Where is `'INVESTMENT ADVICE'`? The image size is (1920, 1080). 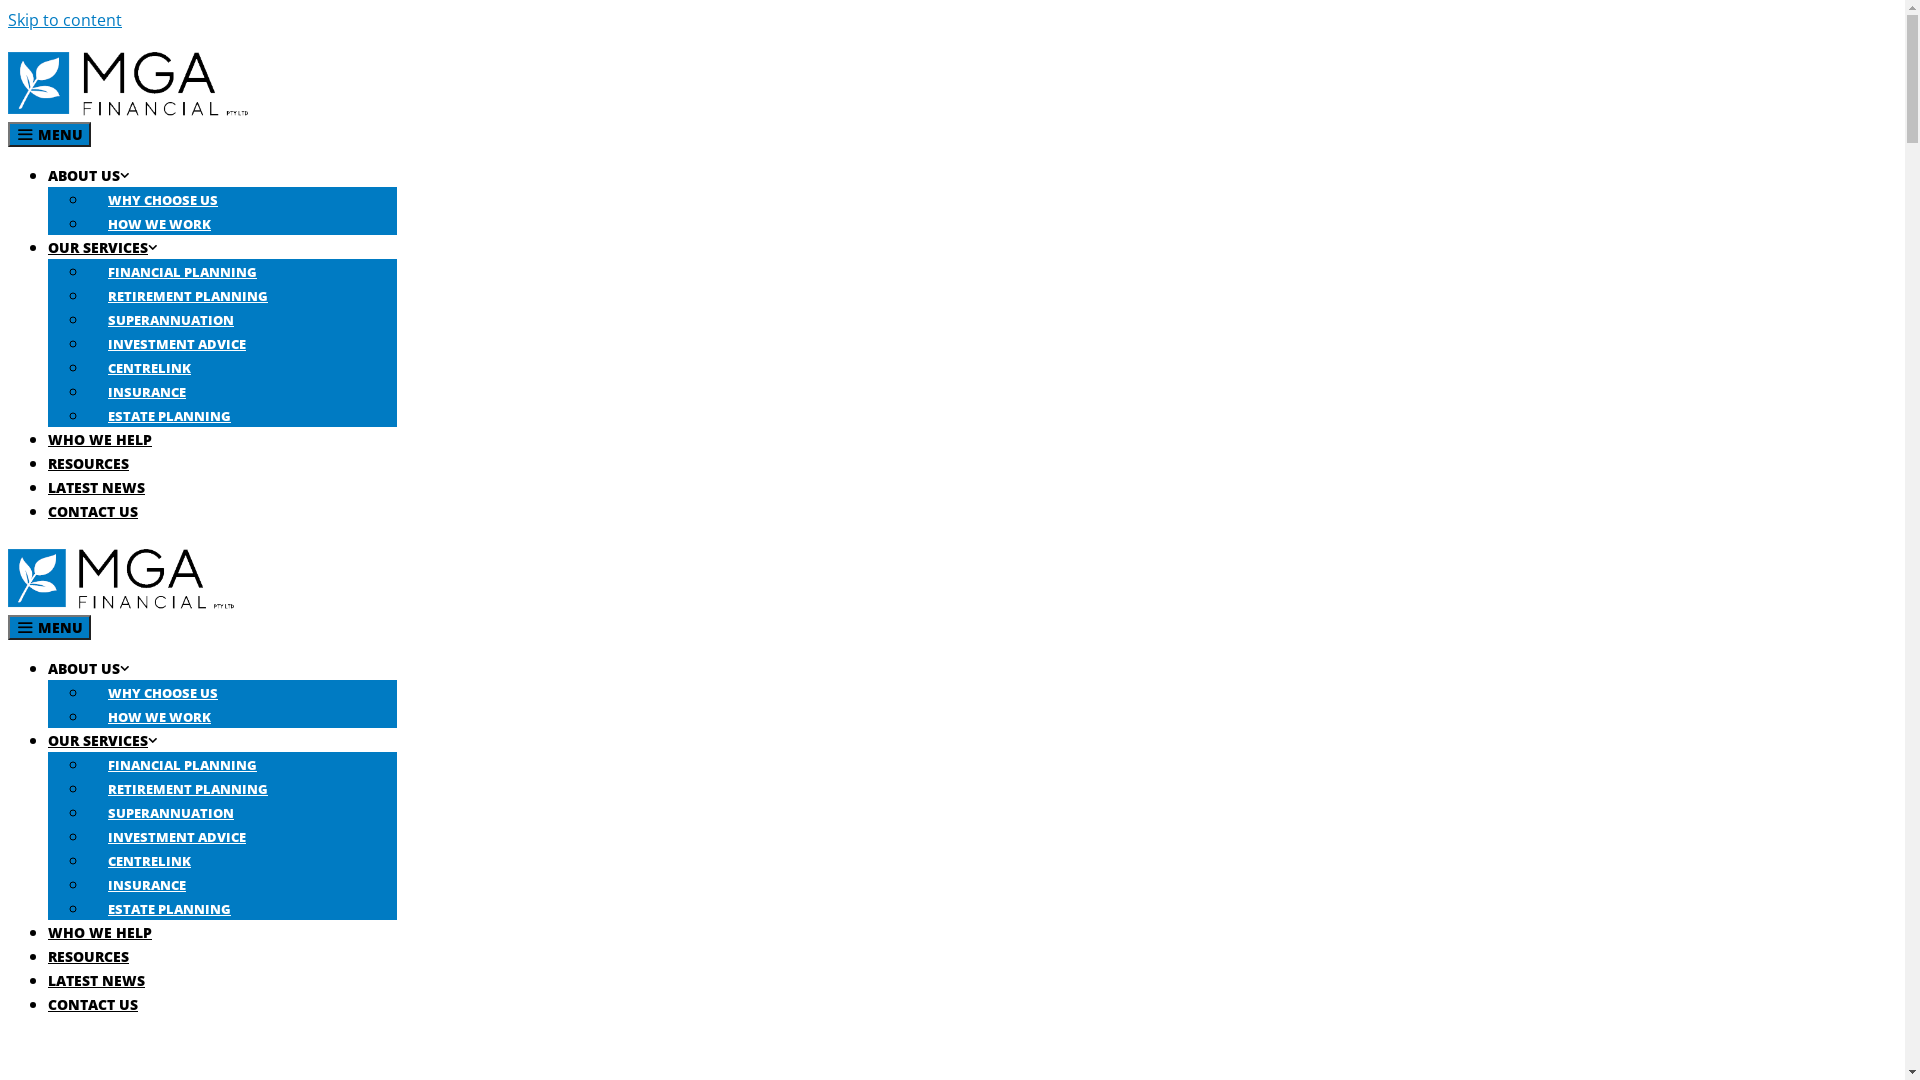
'INVESTMENT ADVICE' is located at coordinates (177, 837).